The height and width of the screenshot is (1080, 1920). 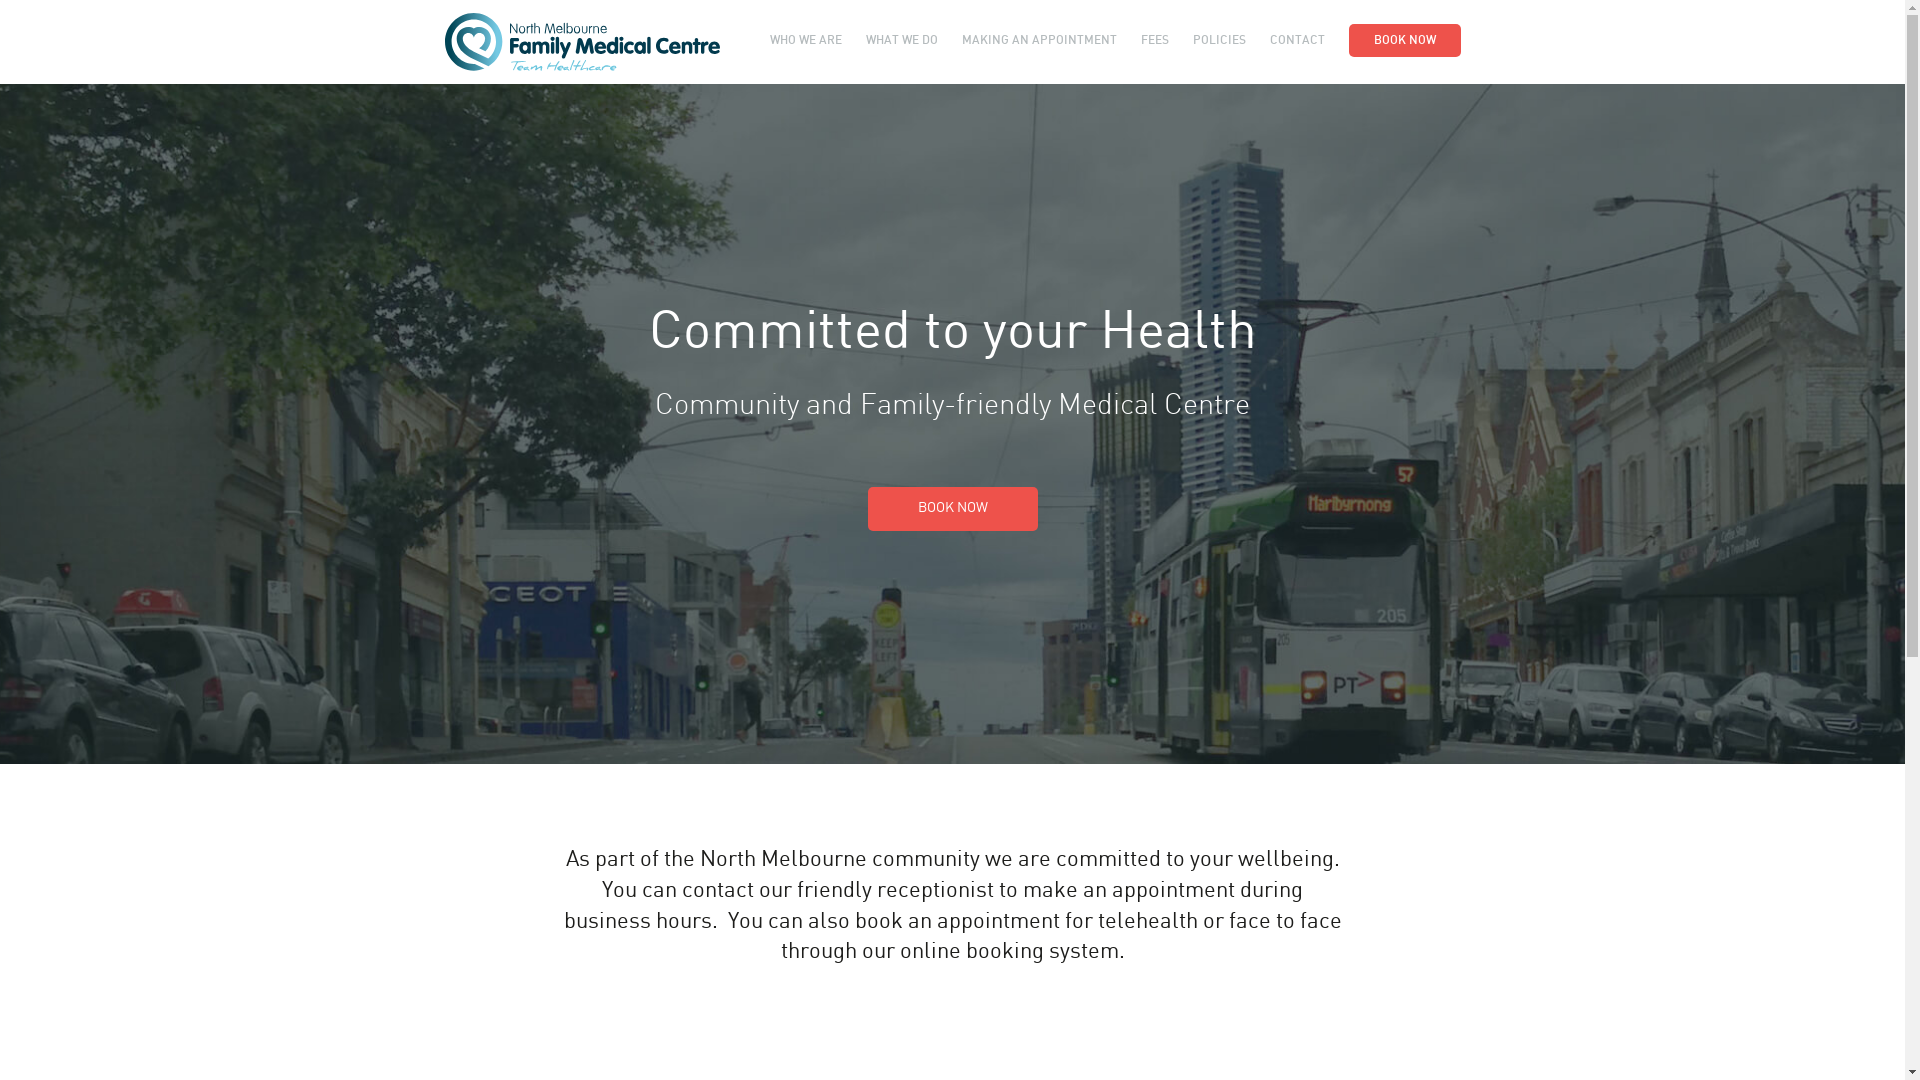 I want to click on 'WHAT WE DO', so click(x=901, y=39).